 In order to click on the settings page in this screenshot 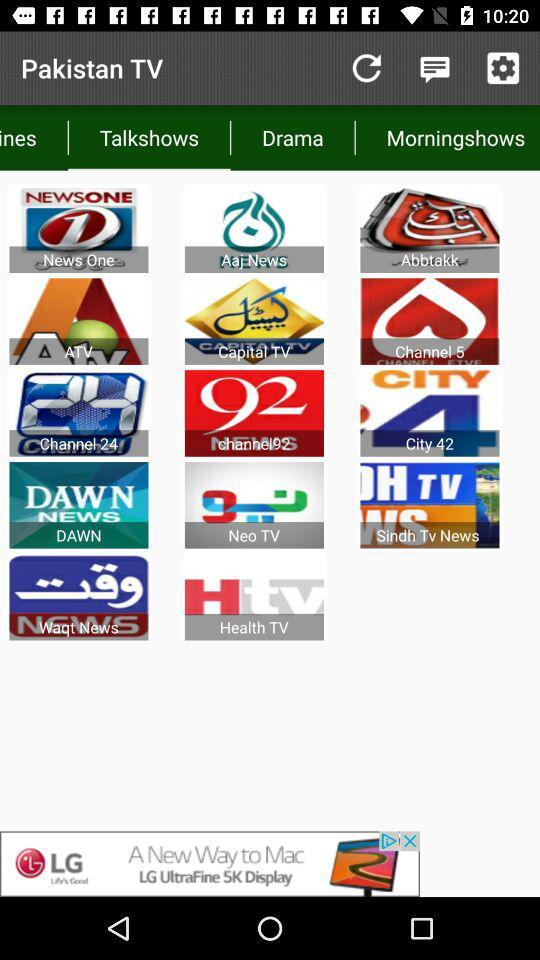, I will do `click(502, 68)`.